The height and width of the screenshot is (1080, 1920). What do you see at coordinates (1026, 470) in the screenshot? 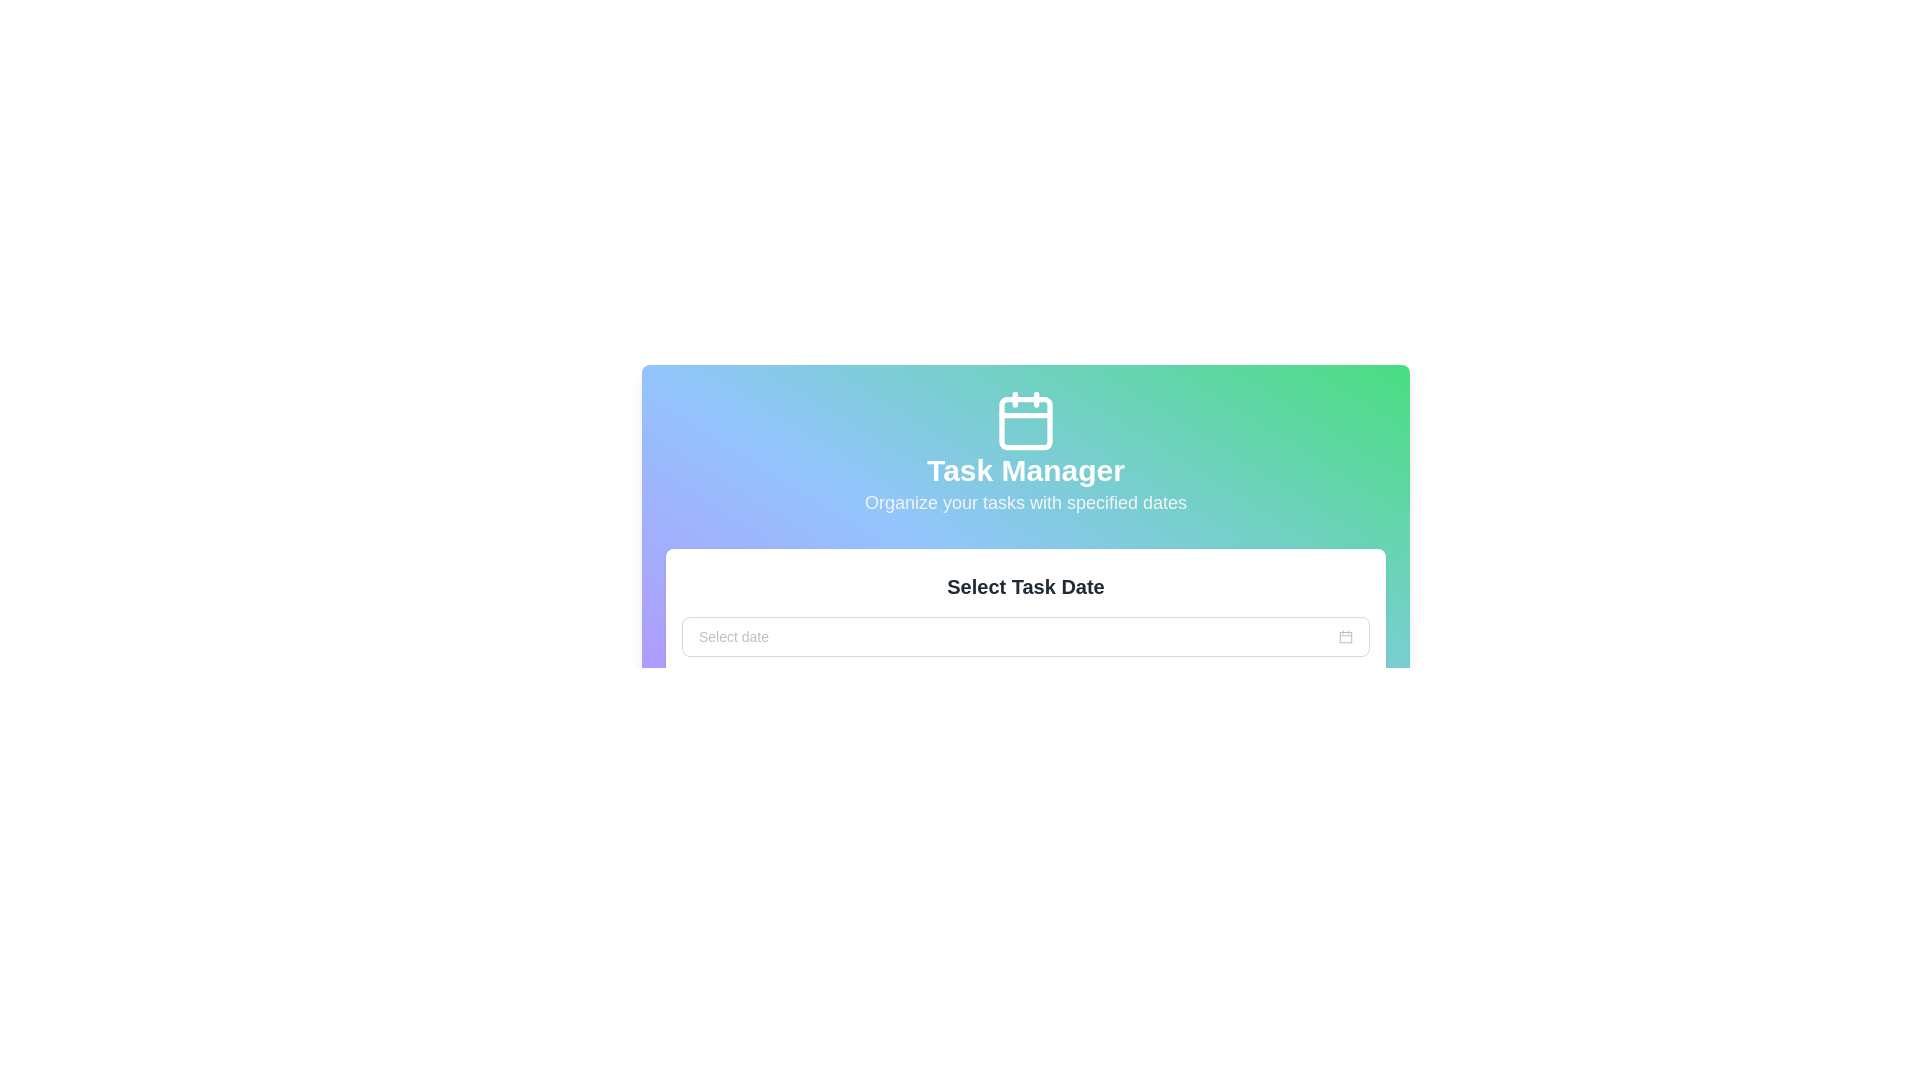
I see `the 'Task Manager' text label, which is styled in bold with a white font on a gradient background, located centrally in the interface` at bounding box center [1026, 470].